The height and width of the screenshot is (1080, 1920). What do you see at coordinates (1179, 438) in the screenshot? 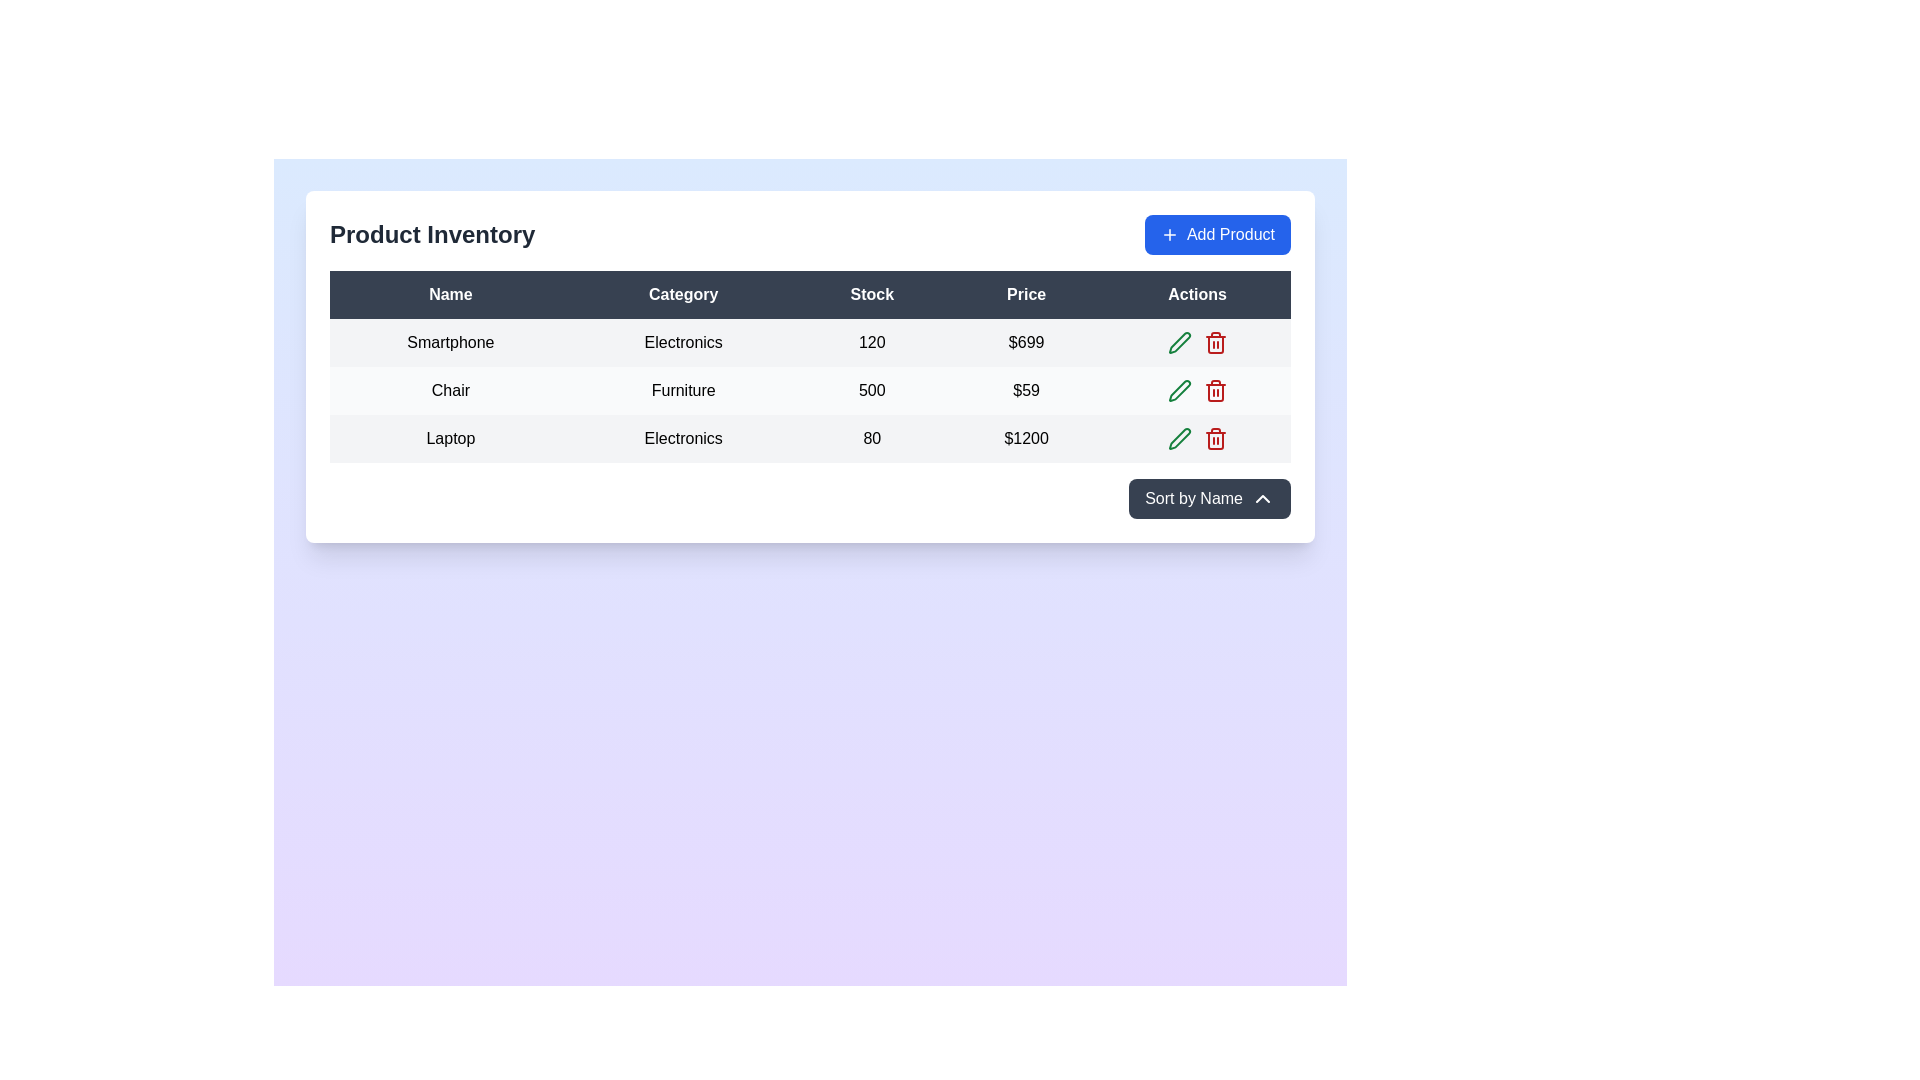
I see `the green pencil icon in the 'Actions' column of the first row corresponding to the product 'Smartphone'` at bounding box center [1179, 438].